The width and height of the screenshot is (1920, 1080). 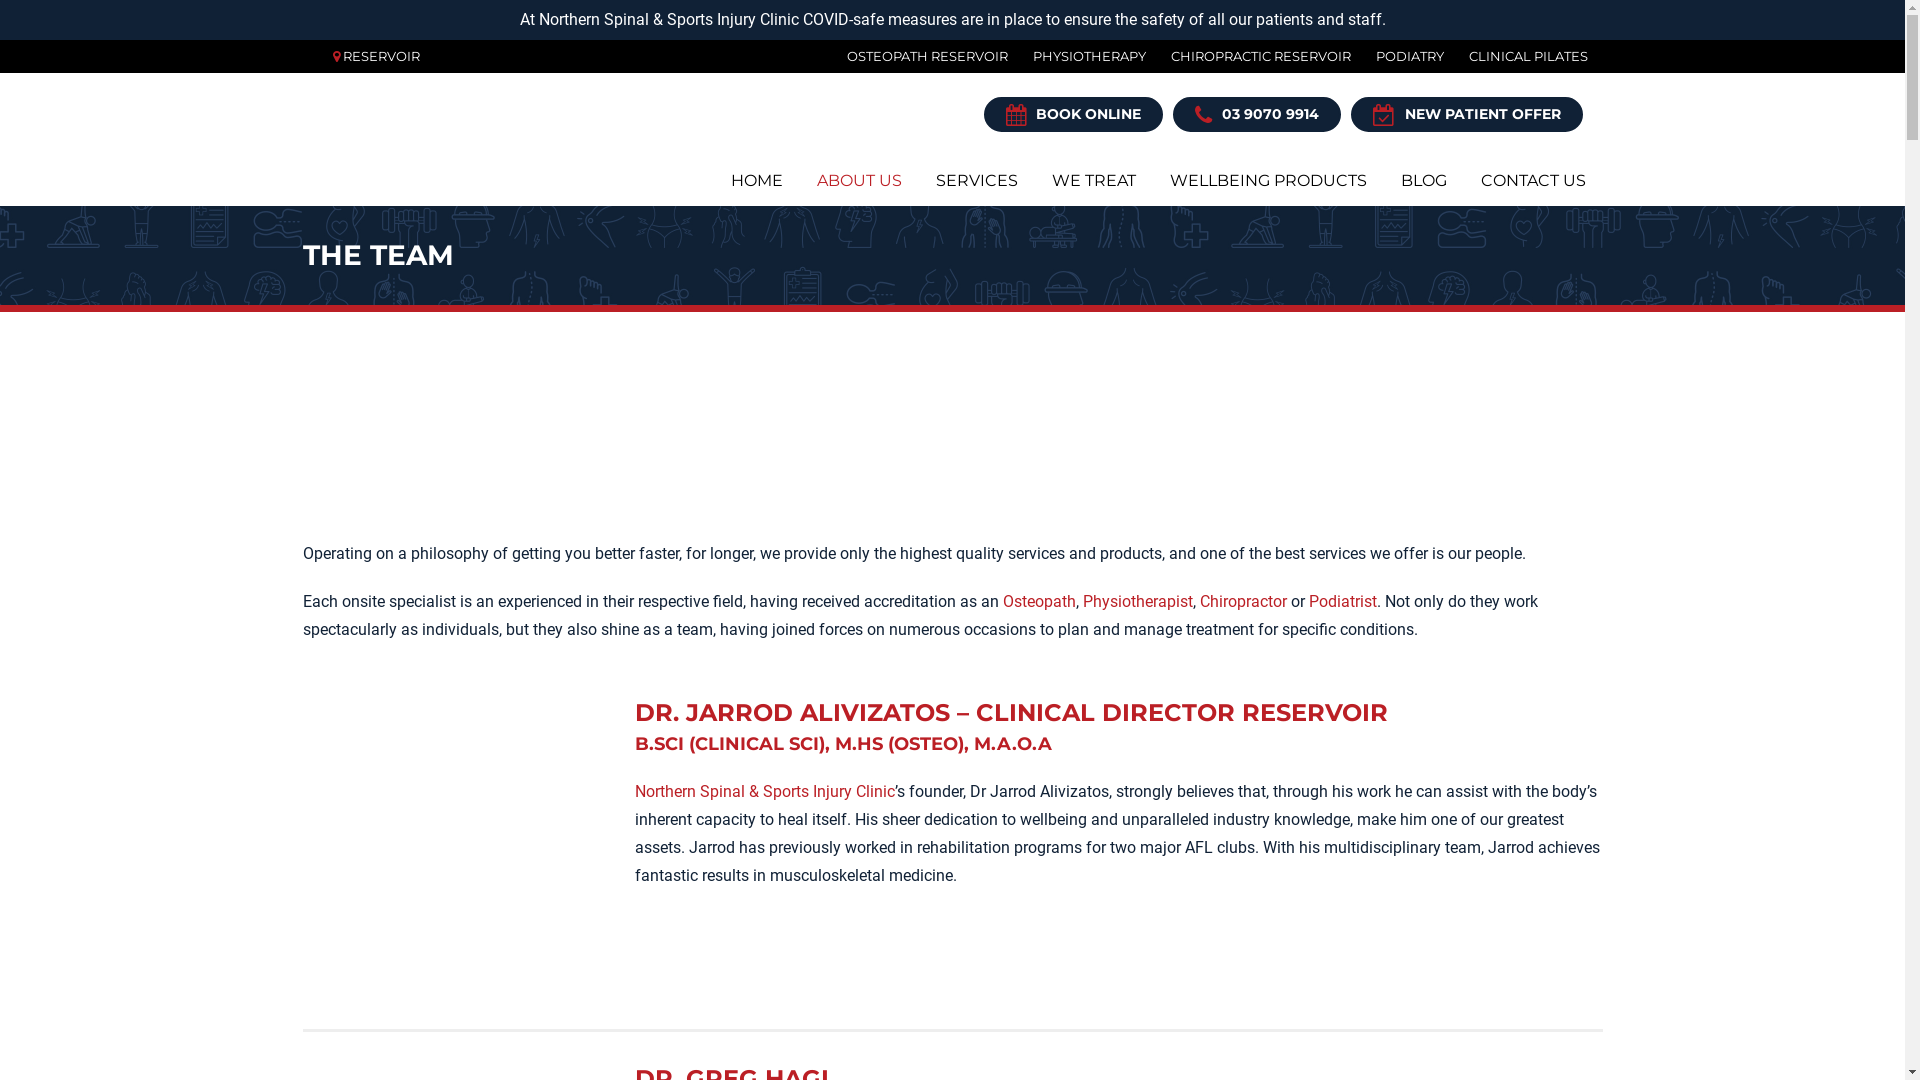 What do you see at coordinates (1008, 55) in the screenshot?
I see `'PHYSIOTHERAPY'` at bounding box center [1008, 55].